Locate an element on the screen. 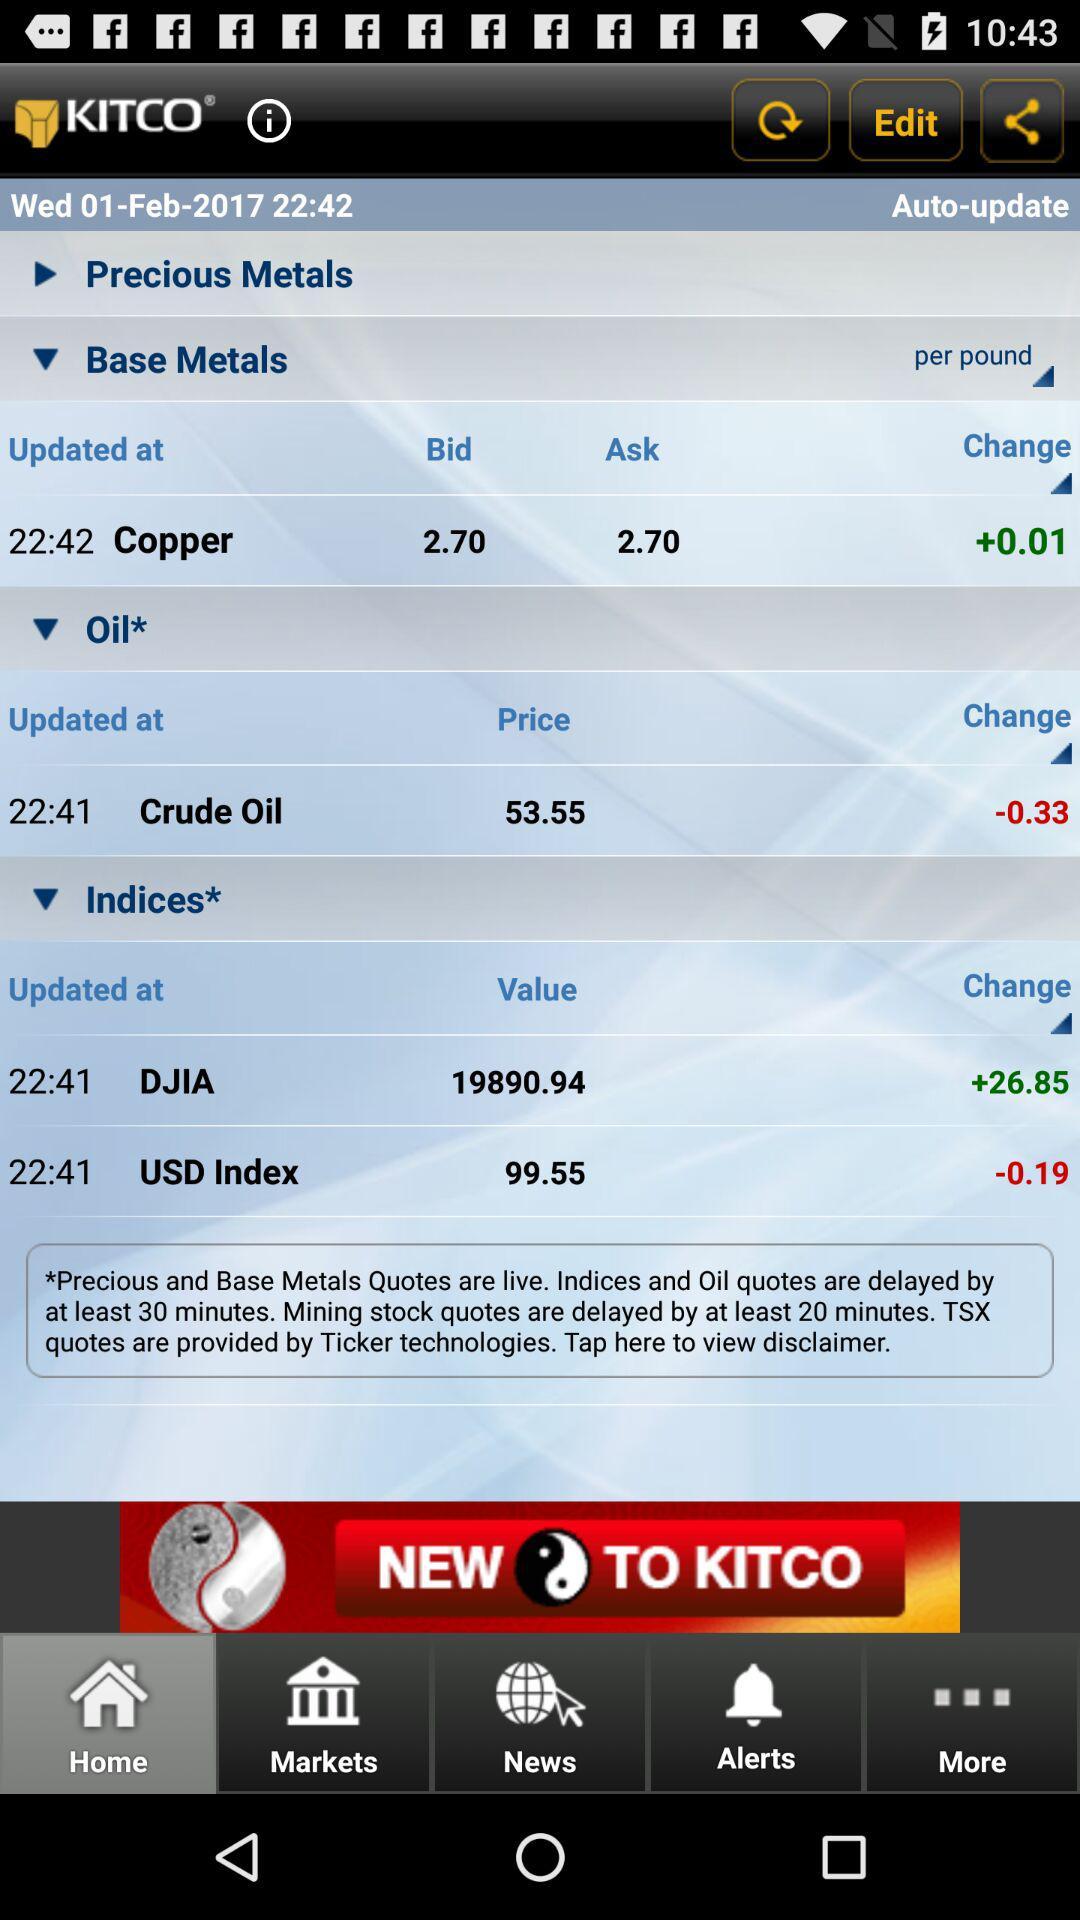  refresh the current results is located at coordinates (778, 119).